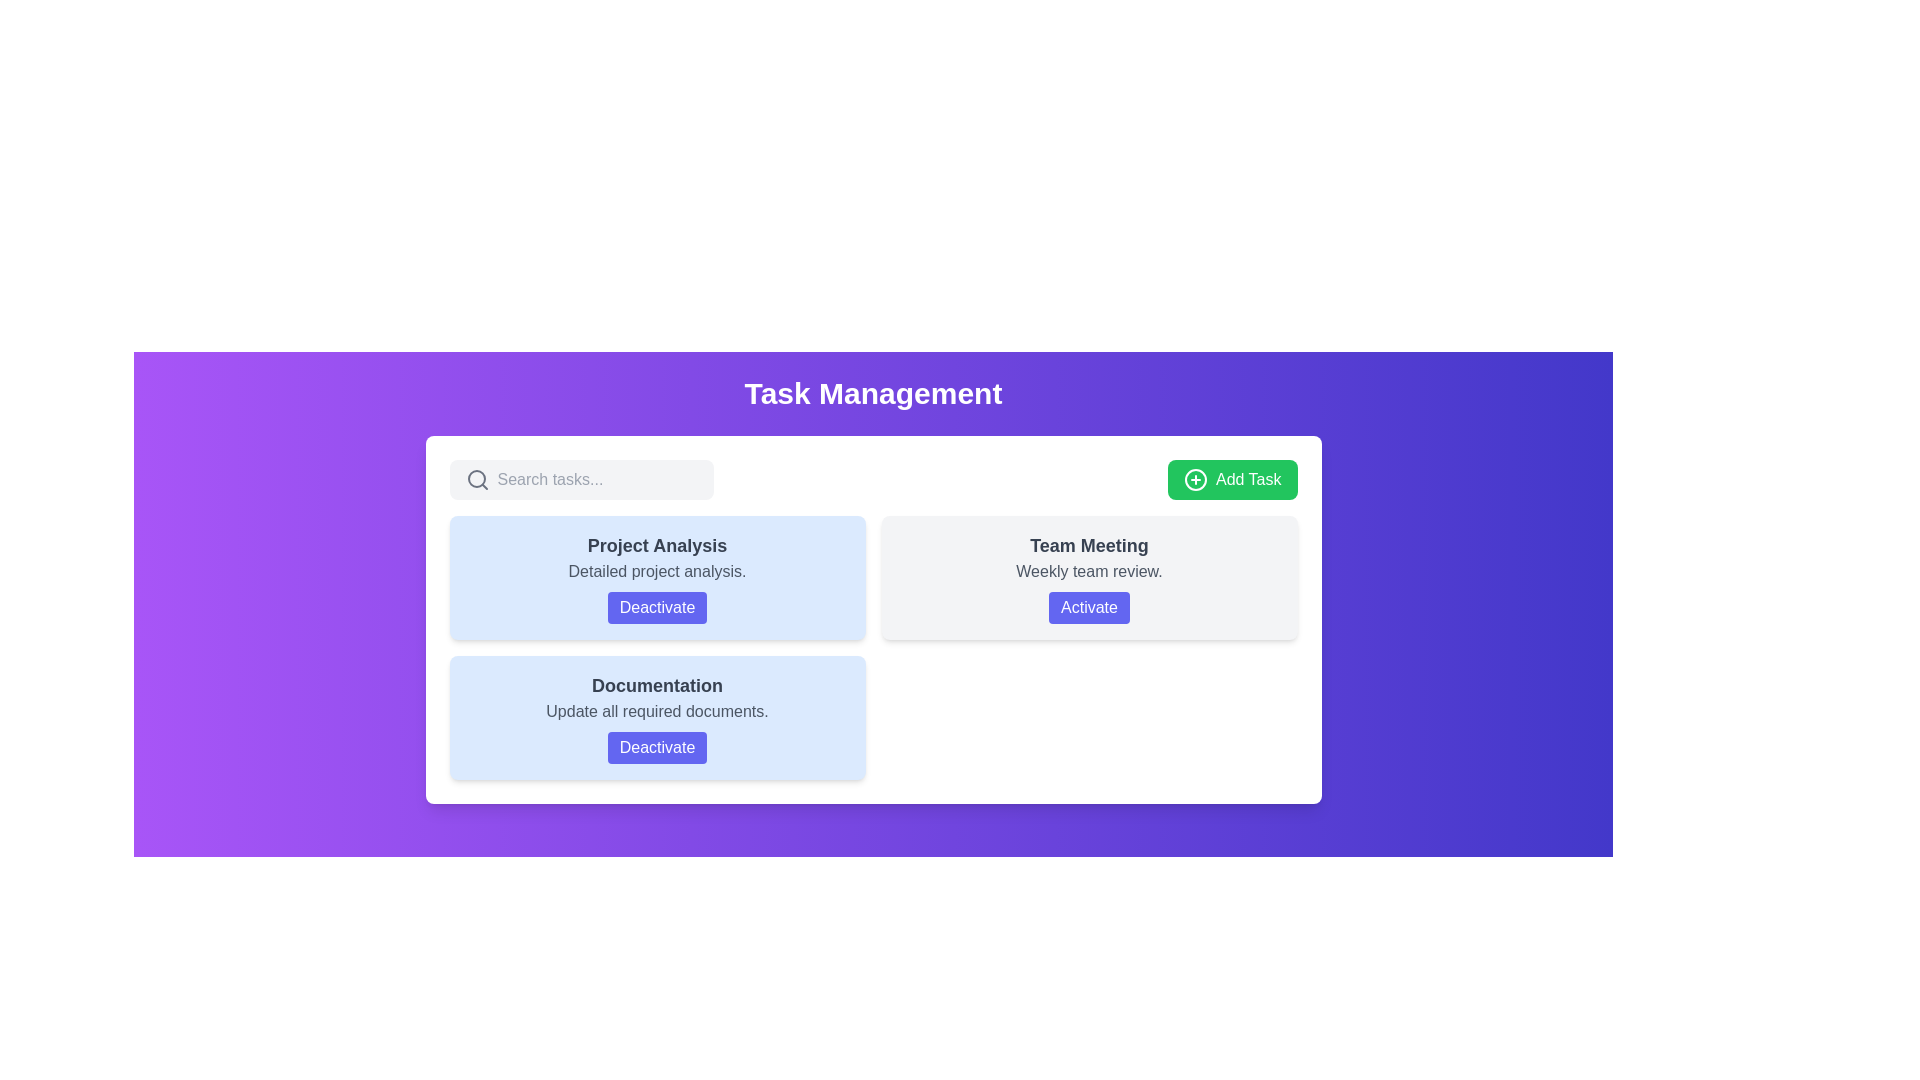 Image resolution: width=1920 pixels, height=1080 pixels. What do you see at coordinates (1088, 571) in the screenshot?
I see `the static text label 'Weekly team review.' which is styled in gray and positioned below the bold title 'Team Meeting' within the card labeled 'Team Meeting'` at bounding box center [1088, 571].